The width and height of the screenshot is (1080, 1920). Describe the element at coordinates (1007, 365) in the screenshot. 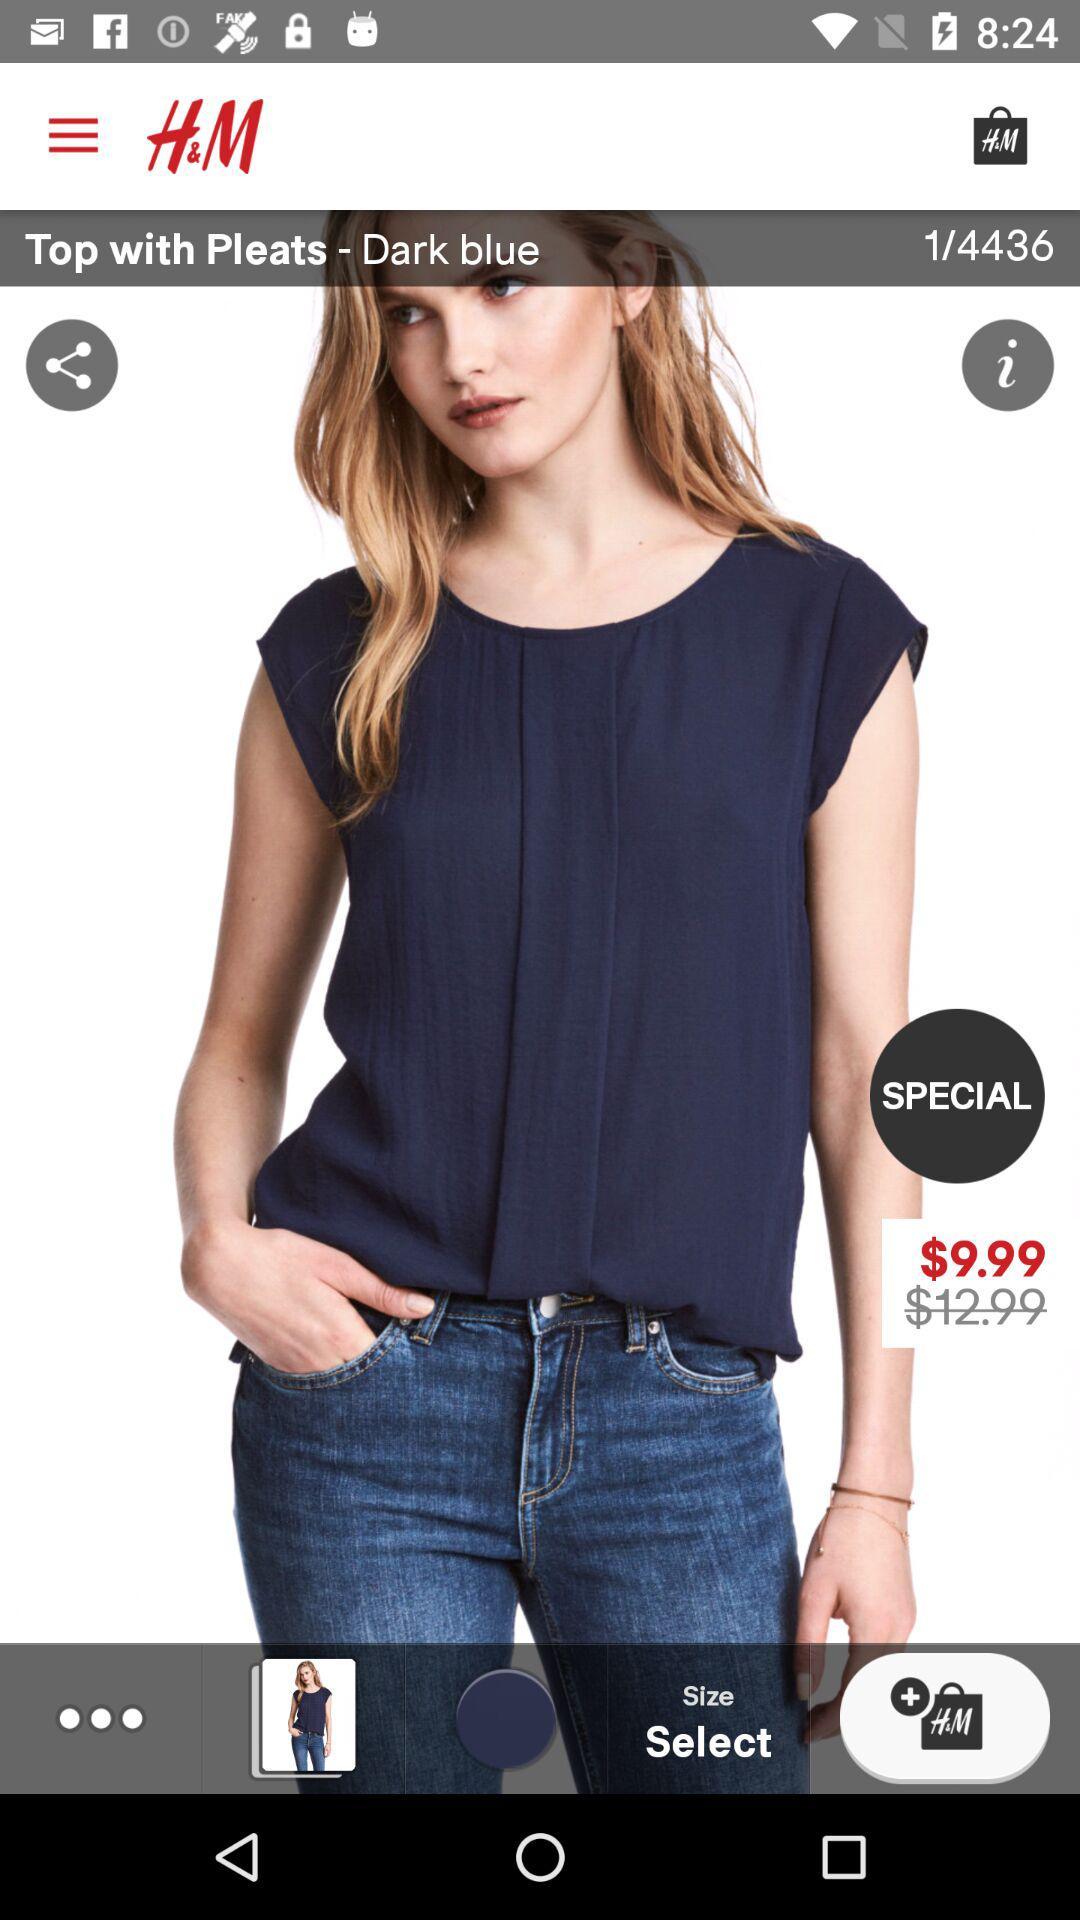

I see `the info icon` at that location.